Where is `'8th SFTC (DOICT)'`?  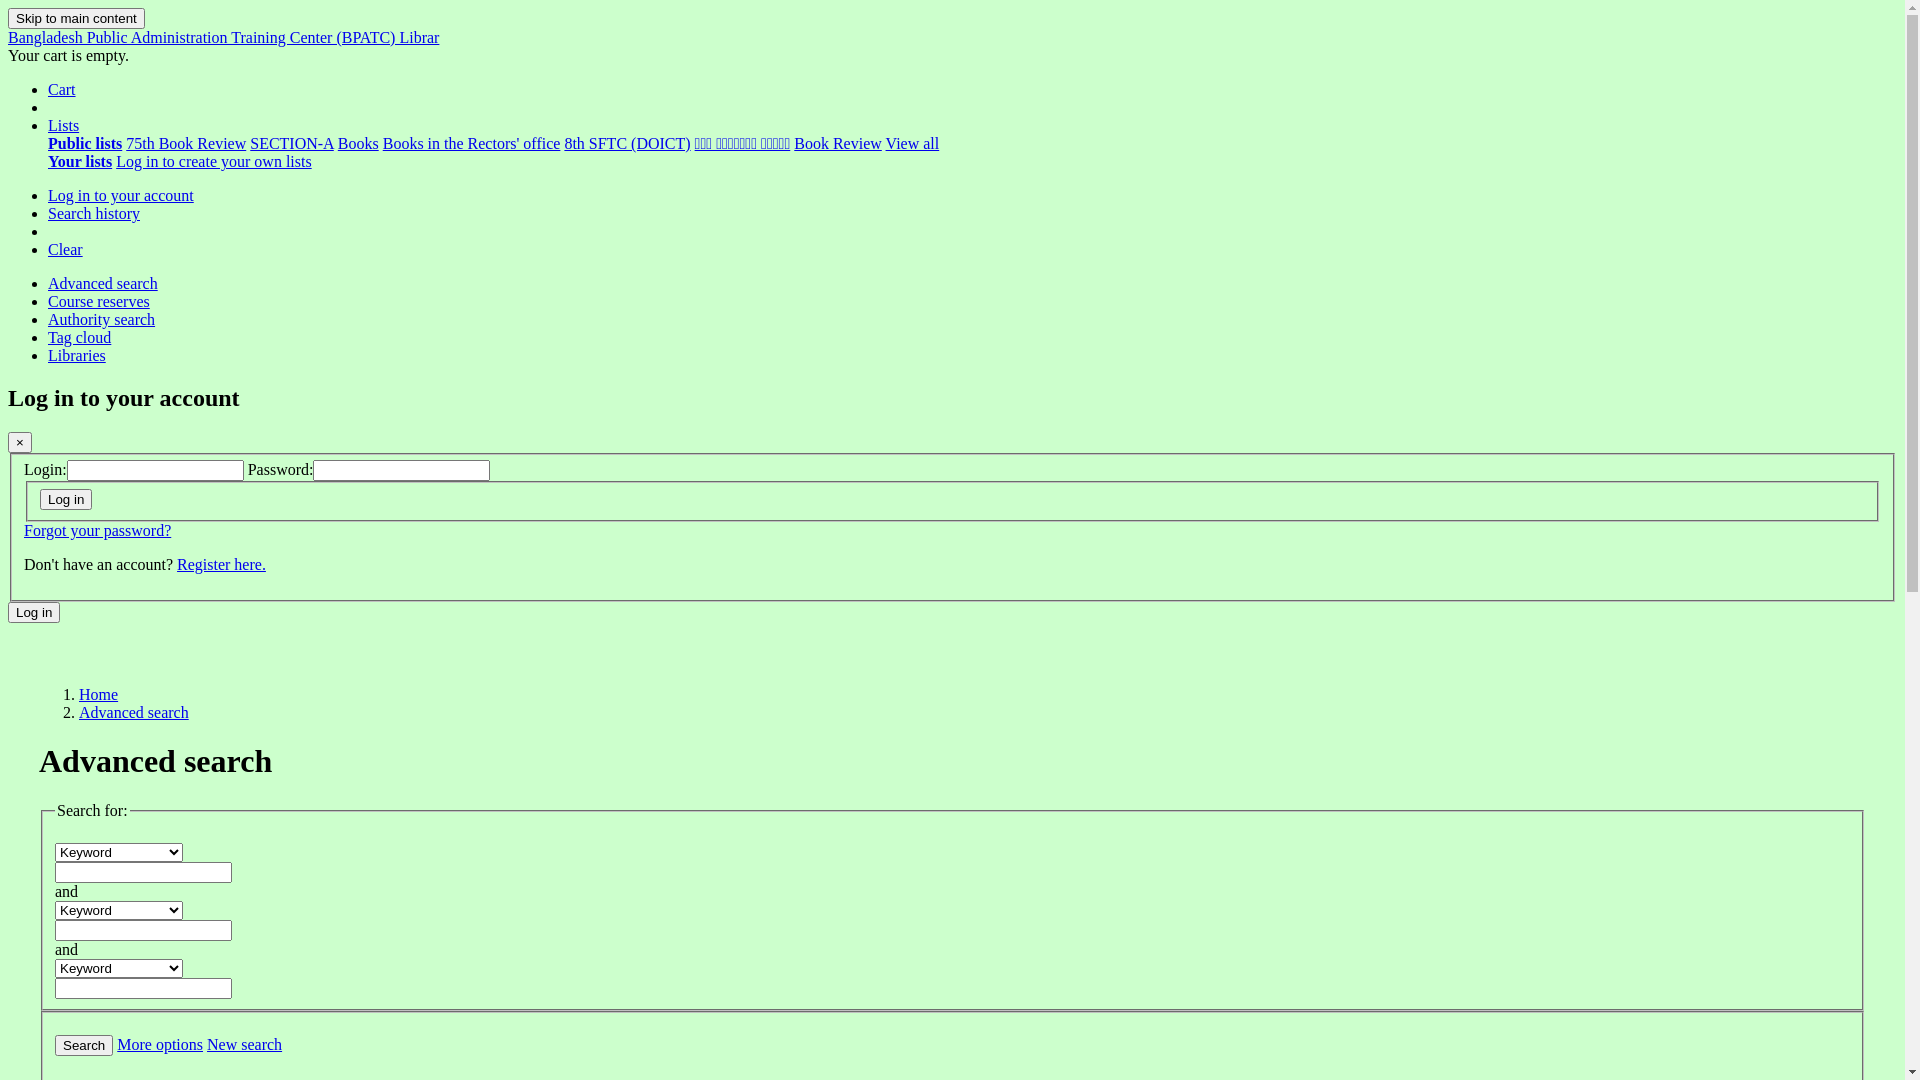 '8th SFTC (DOICT)' is located at coordinates (563, 142).